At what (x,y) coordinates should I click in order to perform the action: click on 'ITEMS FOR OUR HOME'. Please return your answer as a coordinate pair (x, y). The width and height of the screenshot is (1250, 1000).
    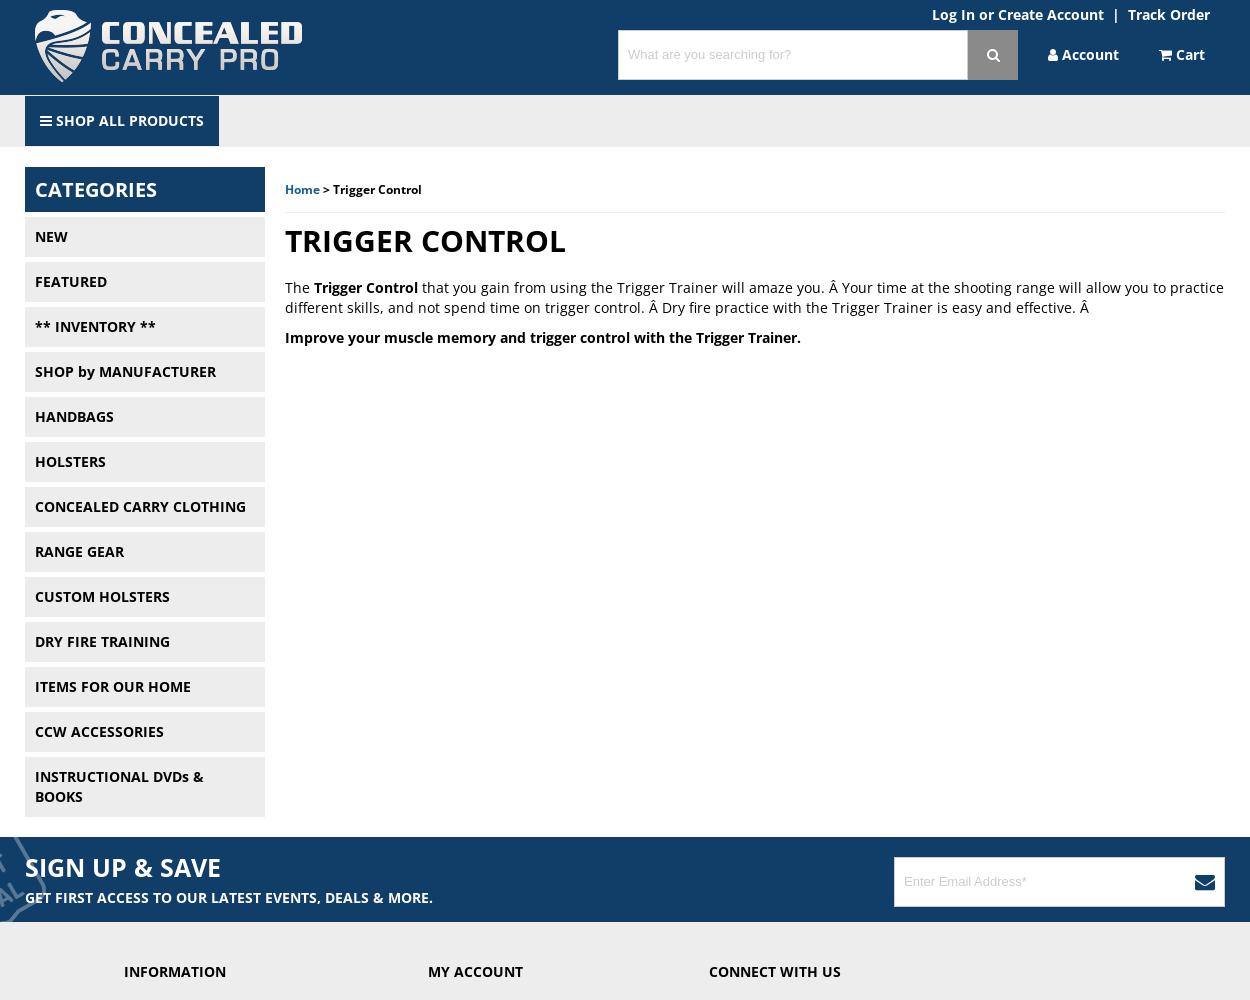
    Looking at the image, I should click on (111, 686).